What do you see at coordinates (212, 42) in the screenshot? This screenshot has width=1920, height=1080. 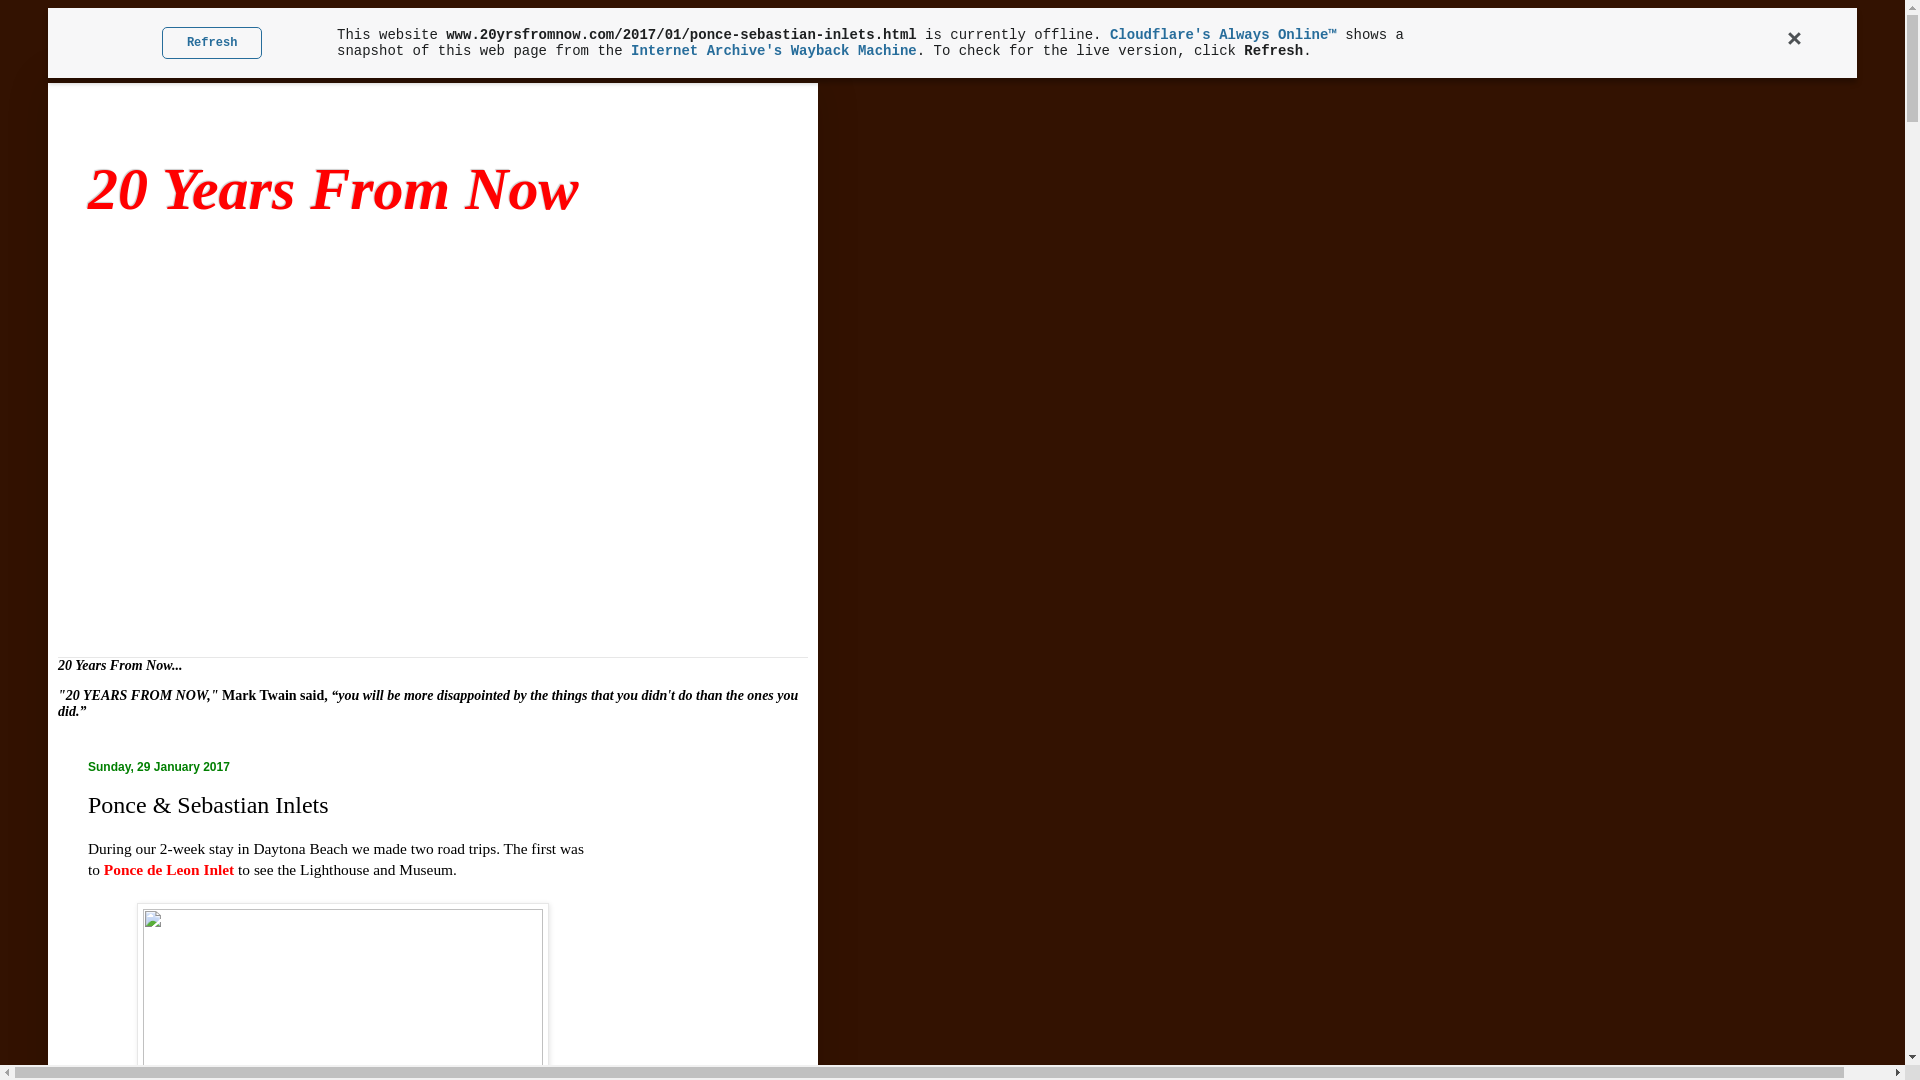 I see `'Refresh'` at bounding box center [212, 42].